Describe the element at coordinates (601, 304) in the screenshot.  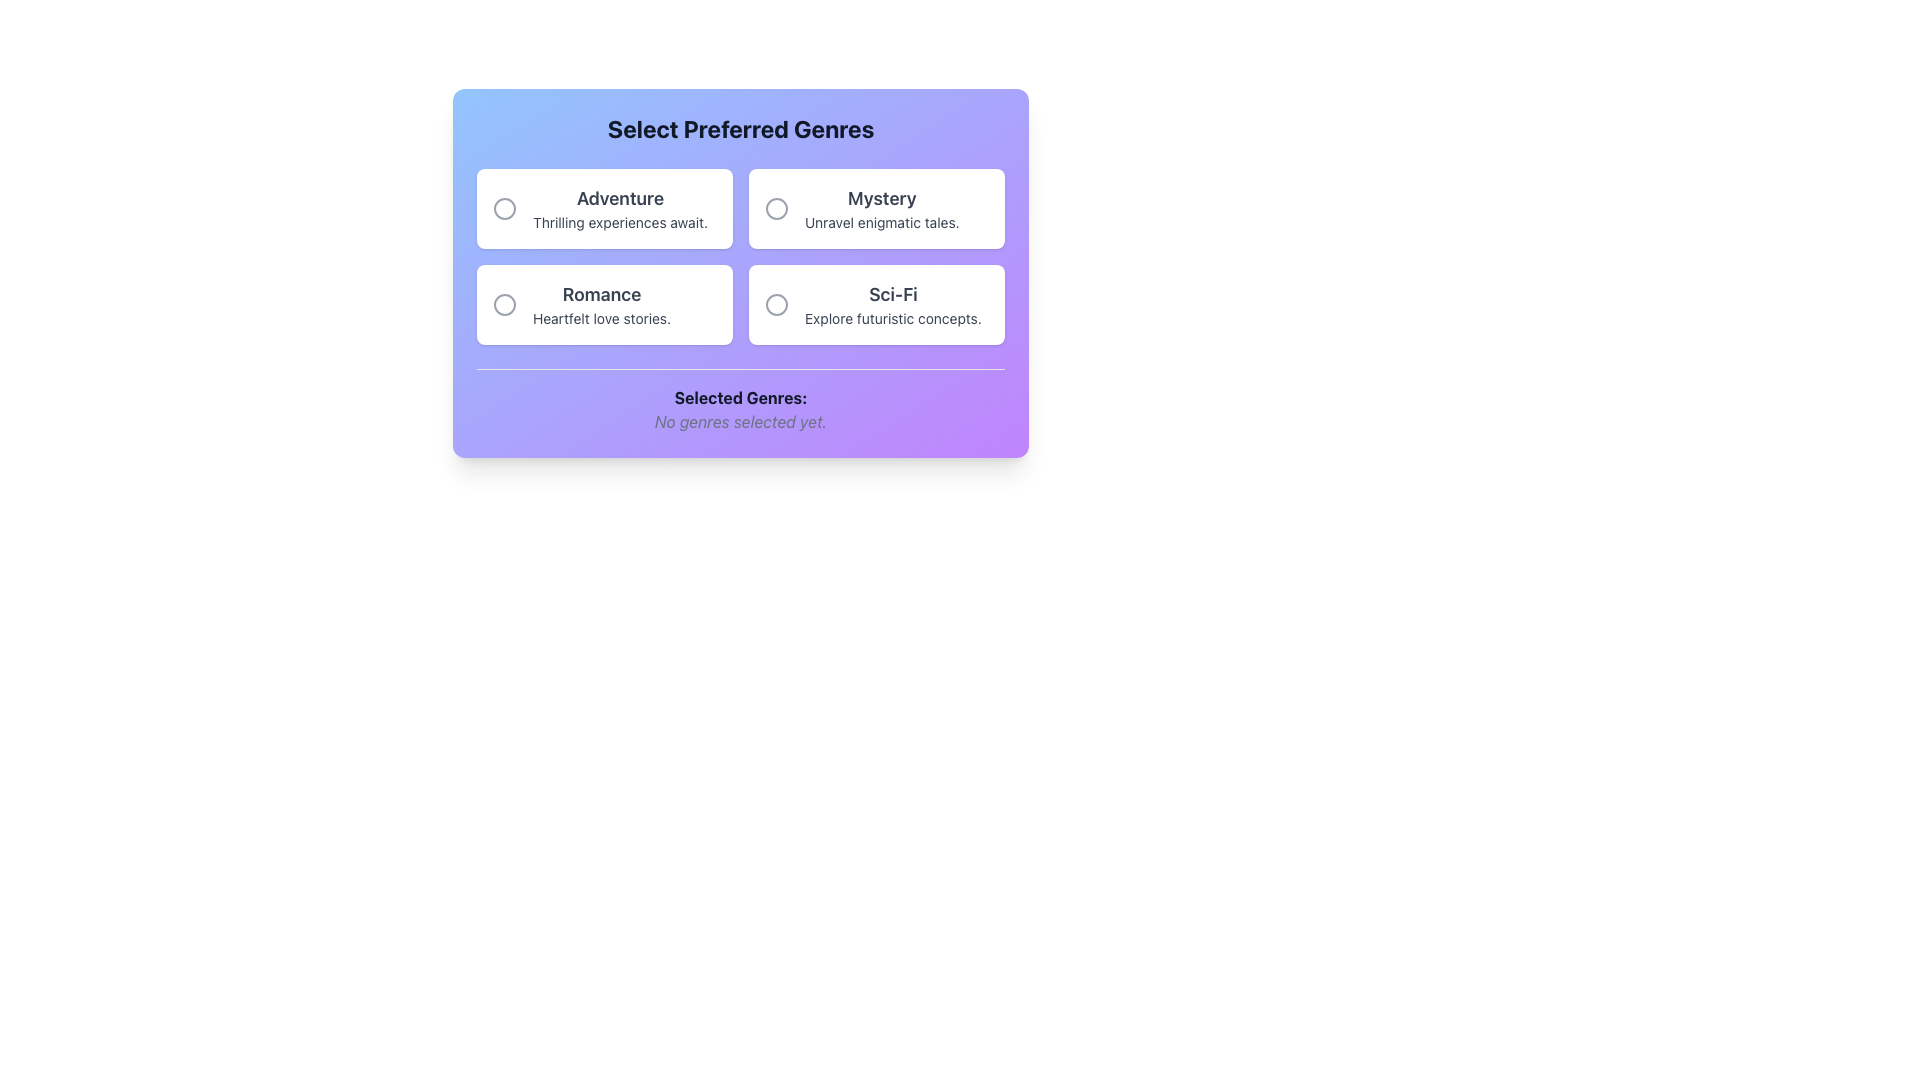
I see `the text label representing the second genre option in the grid, located beneath 'Adventure' and to the left of 'Sci-Fi'` at that location.